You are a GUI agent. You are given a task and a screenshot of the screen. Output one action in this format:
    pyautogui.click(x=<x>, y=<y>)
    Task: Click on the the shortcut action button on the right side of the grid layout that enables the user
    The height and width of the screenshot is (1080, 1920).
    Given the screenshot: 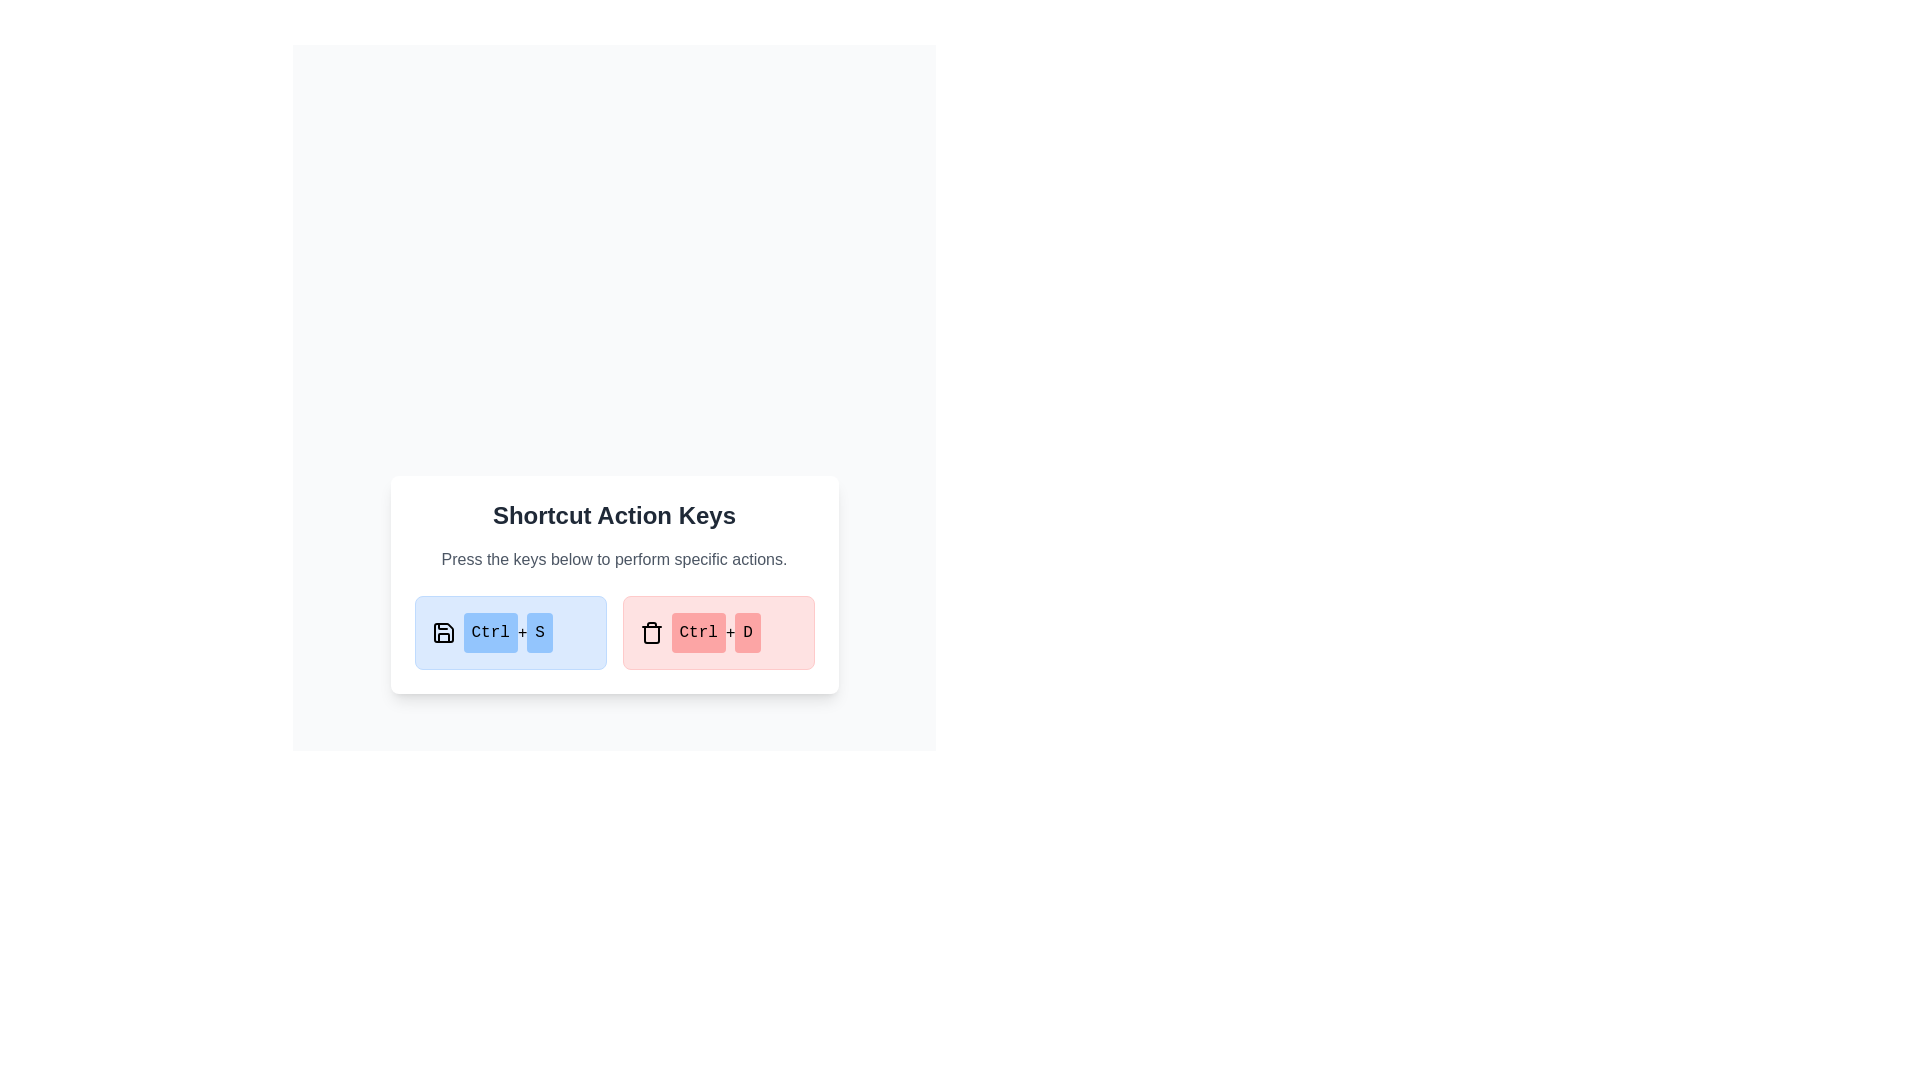 What is the action you would take?
    pyautogui.click(x=718, y=632)
    